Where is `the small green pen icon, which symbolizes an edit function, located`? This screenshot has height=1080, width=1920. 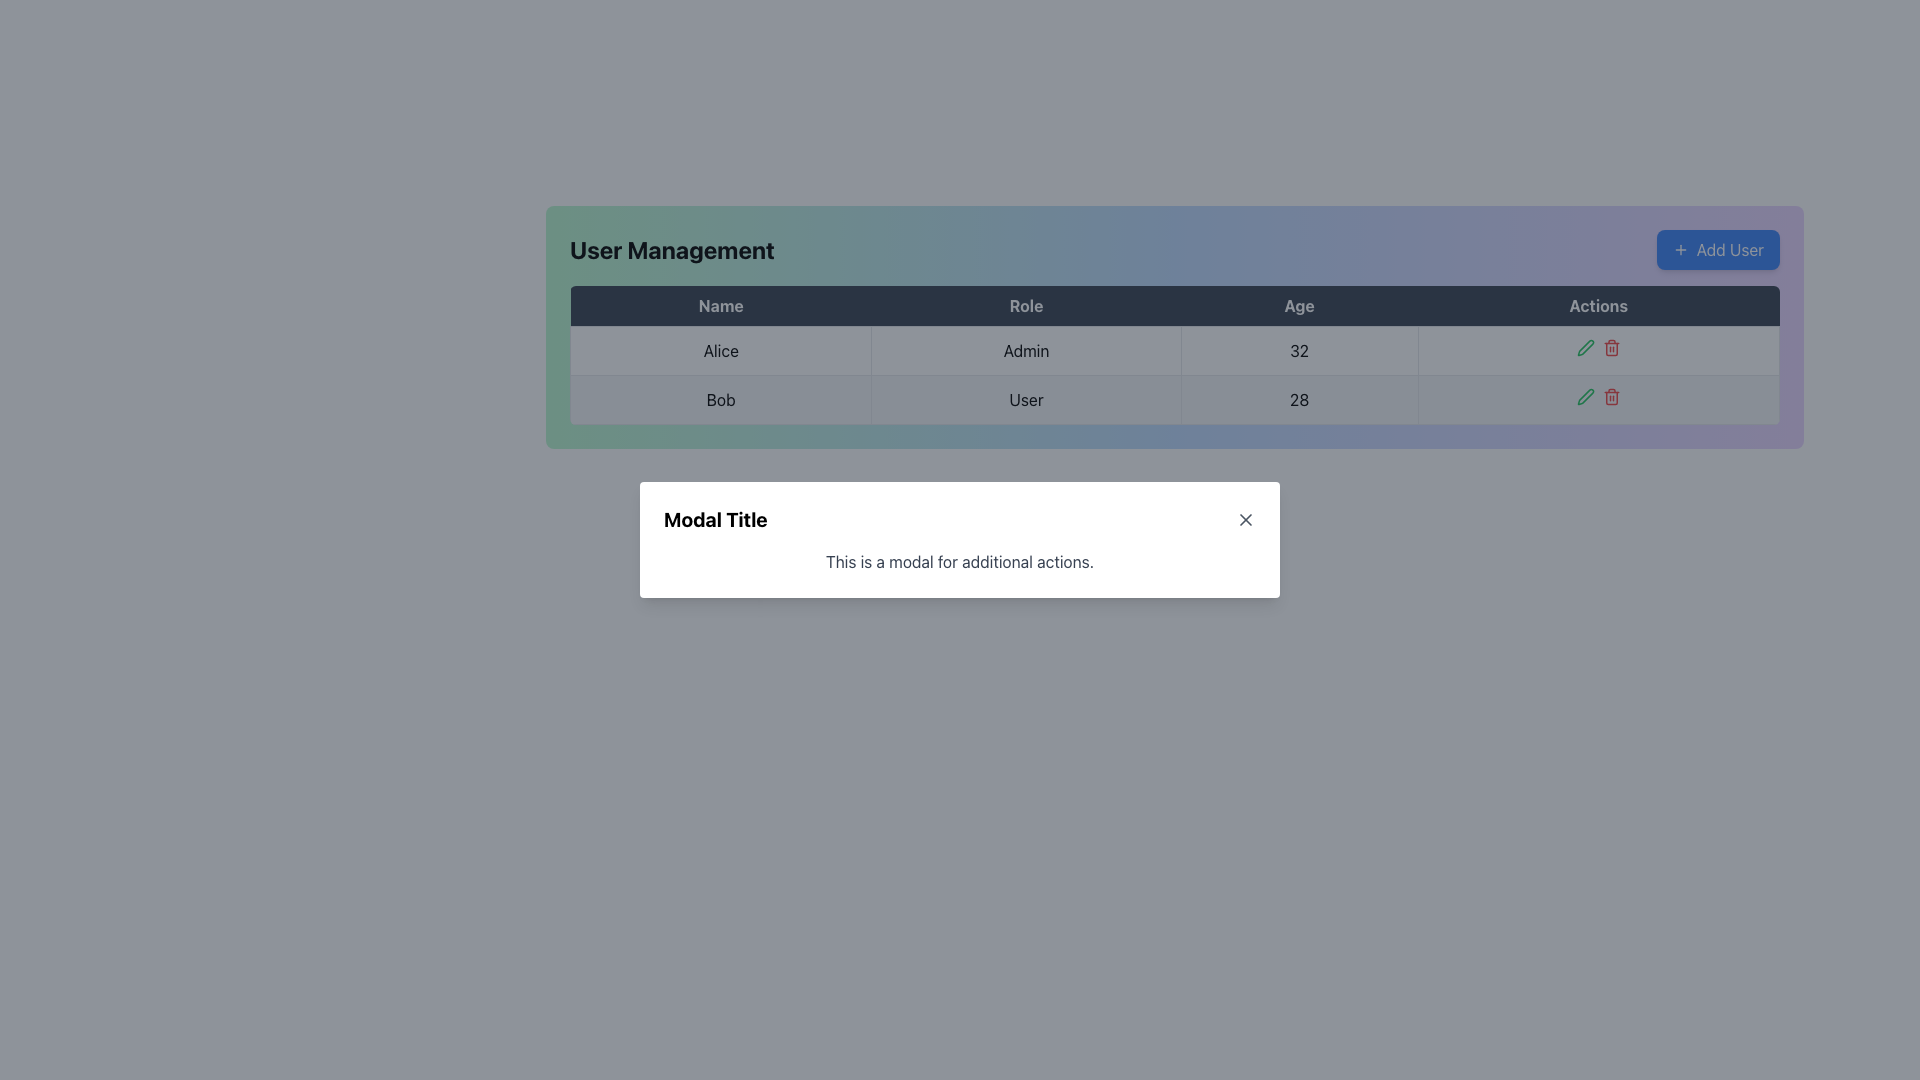 the small green pen icon, which symbolizes an edit function, located is located at coordinates (1584, 397).